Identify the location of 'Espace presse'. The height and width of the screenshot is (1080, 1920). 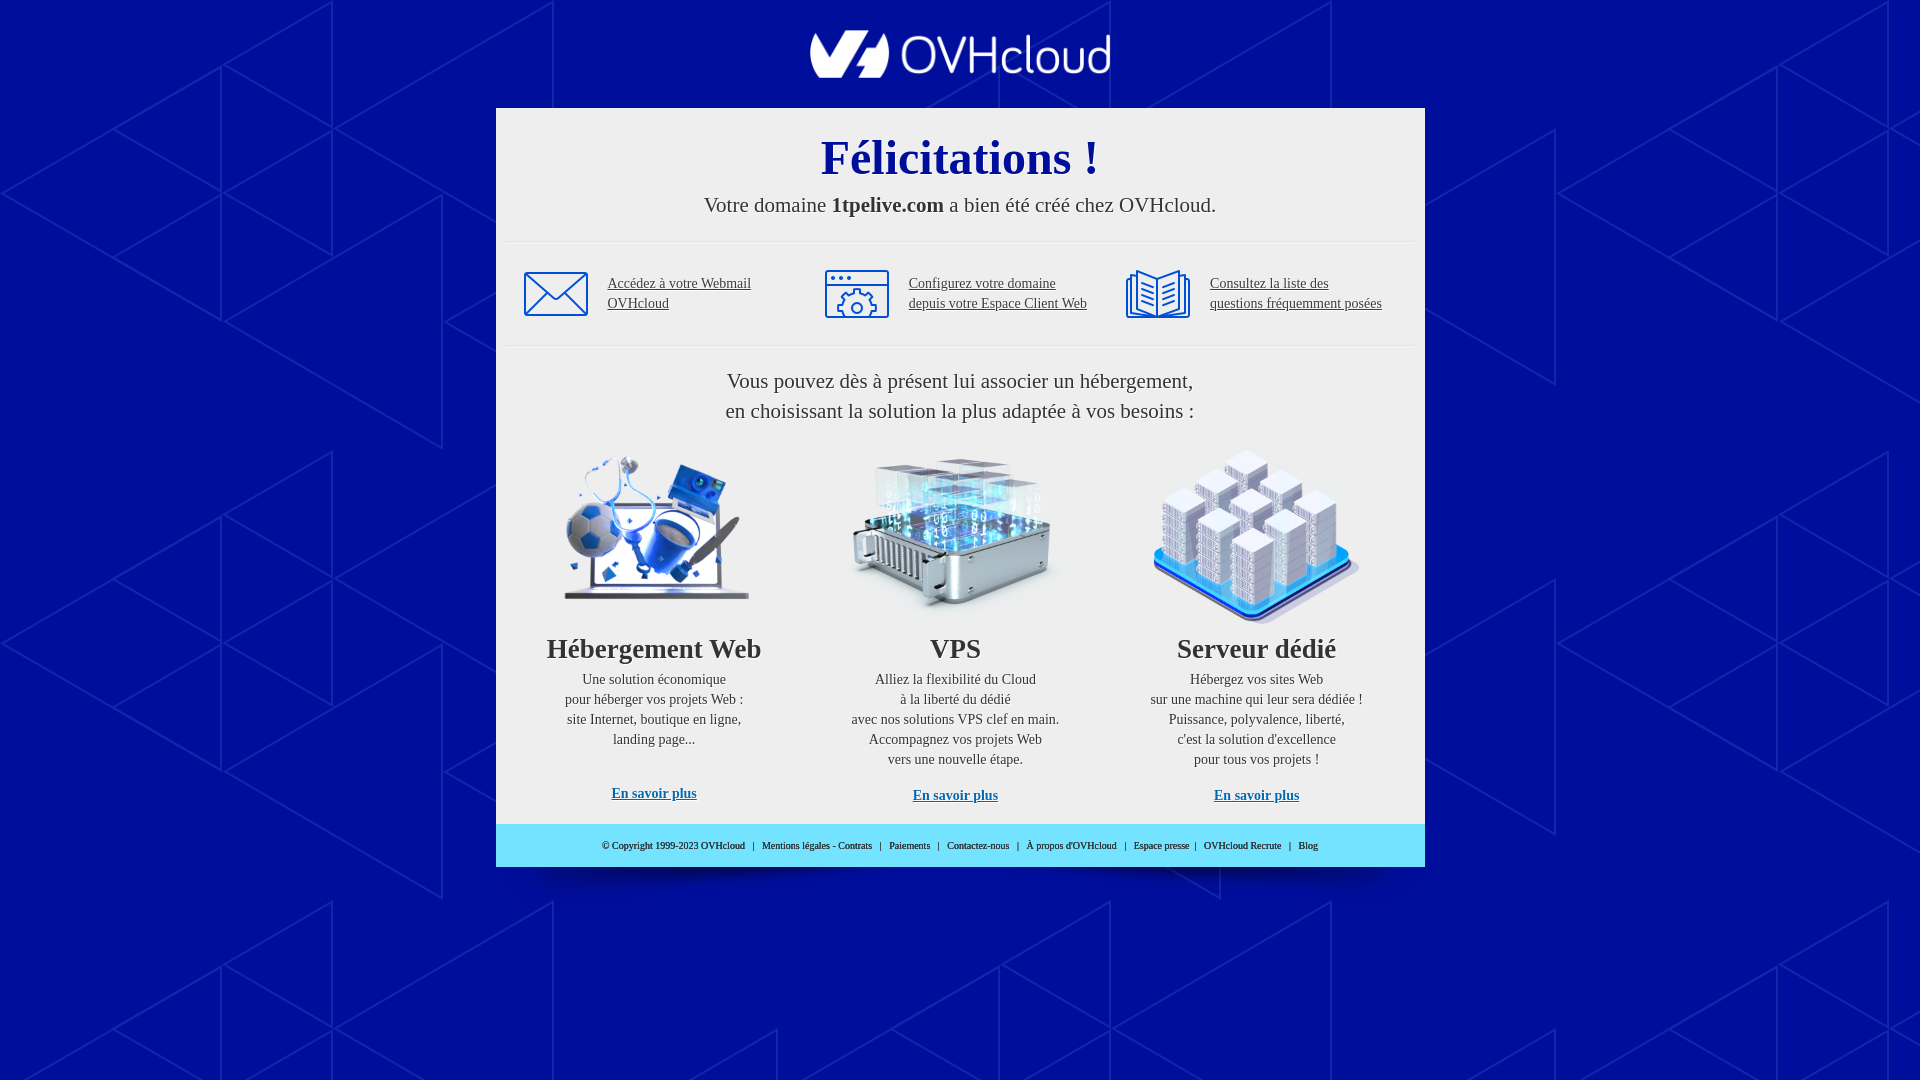
(1161, 845).